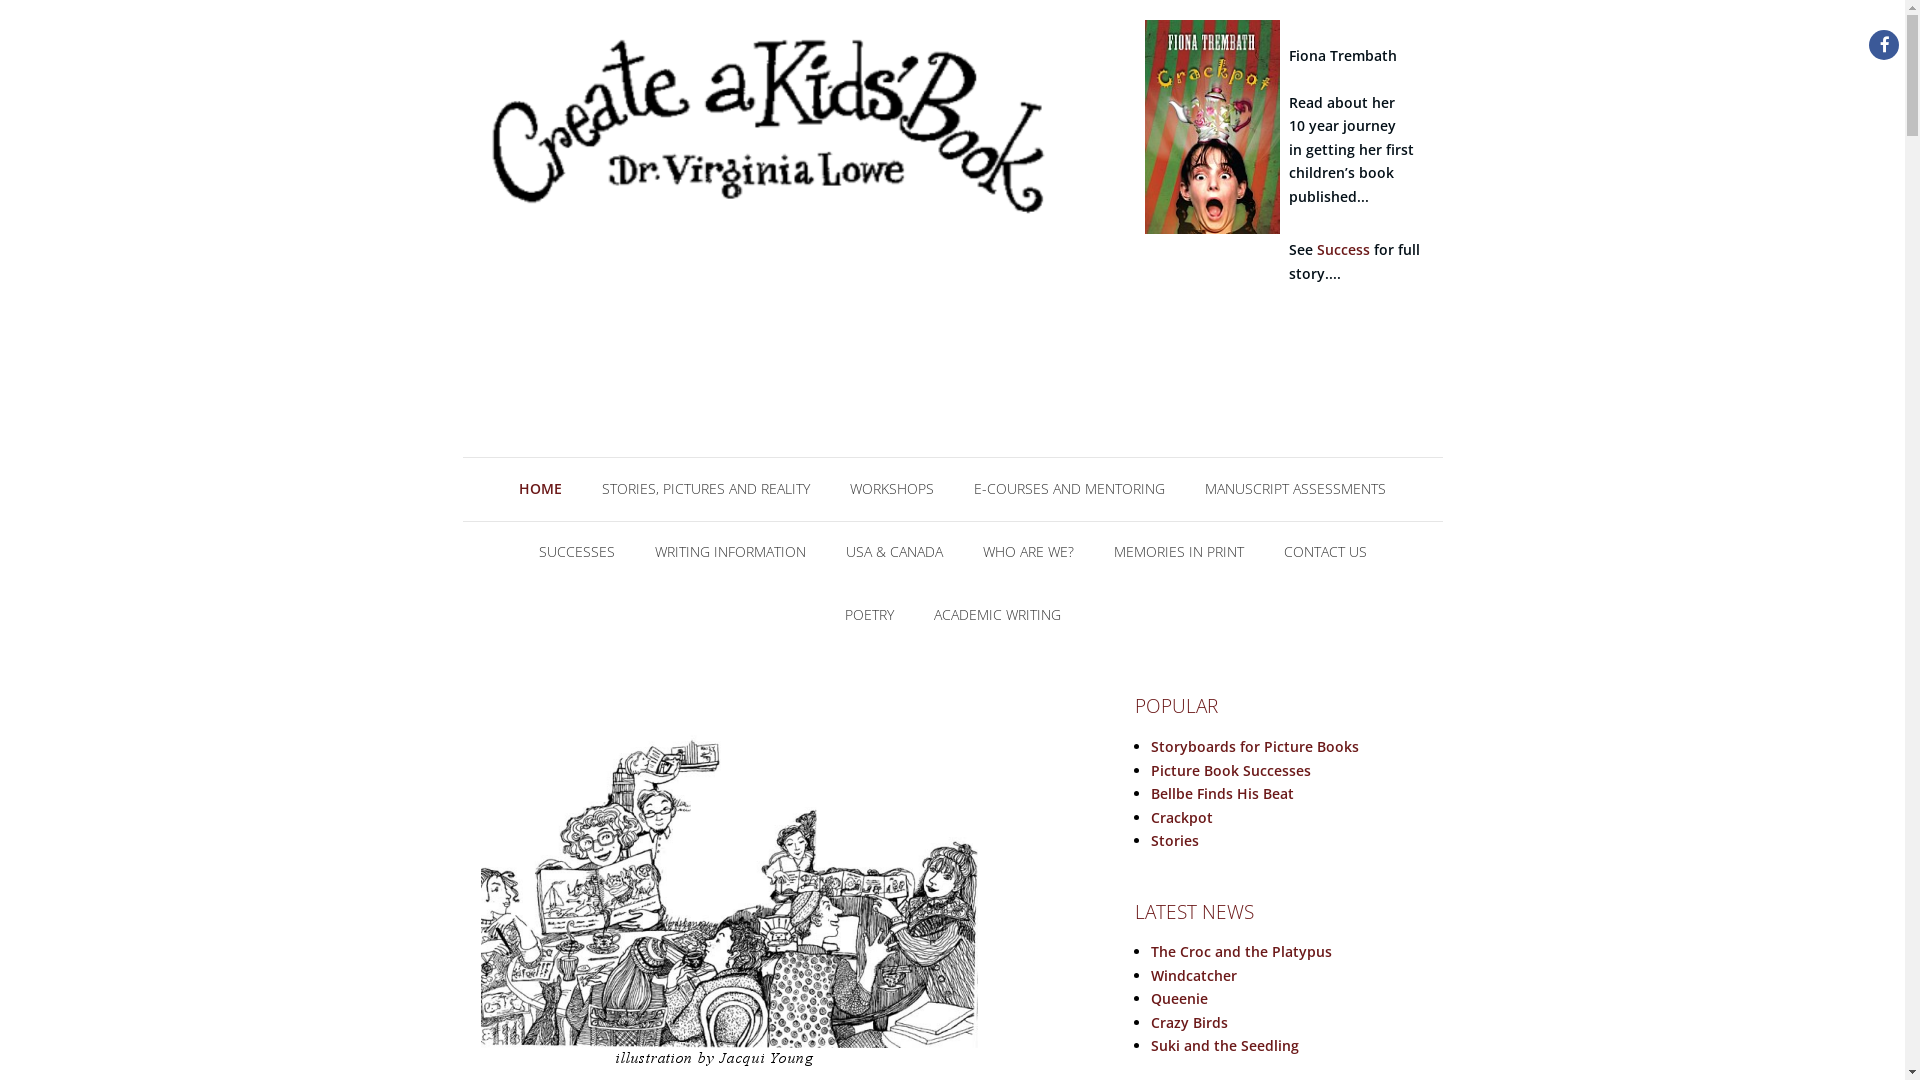  What do you see at coordinates (1175, 840) in the screenshot?
I see `'Stories'` at bounding box center [1175, 840].